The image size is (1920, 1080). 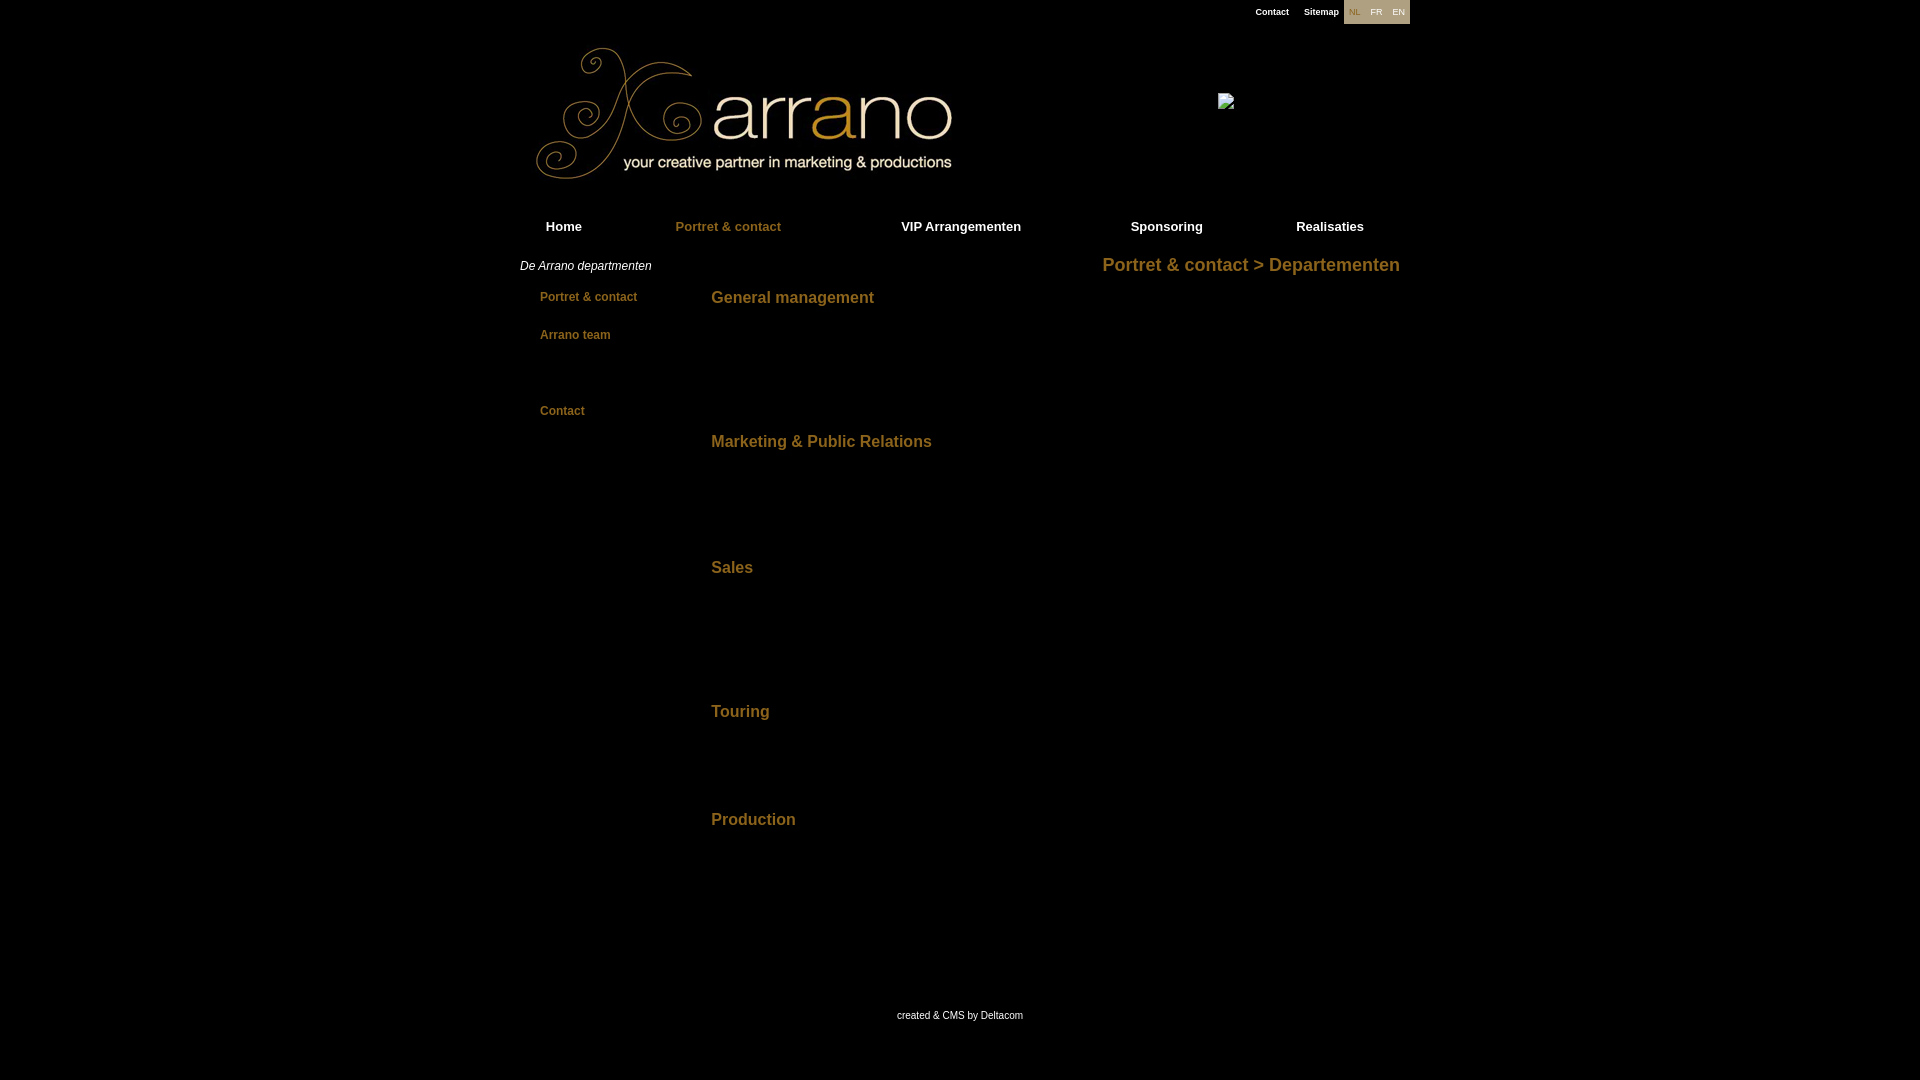 I want to click on 'Realisaties', so click(x=1329, y=225).